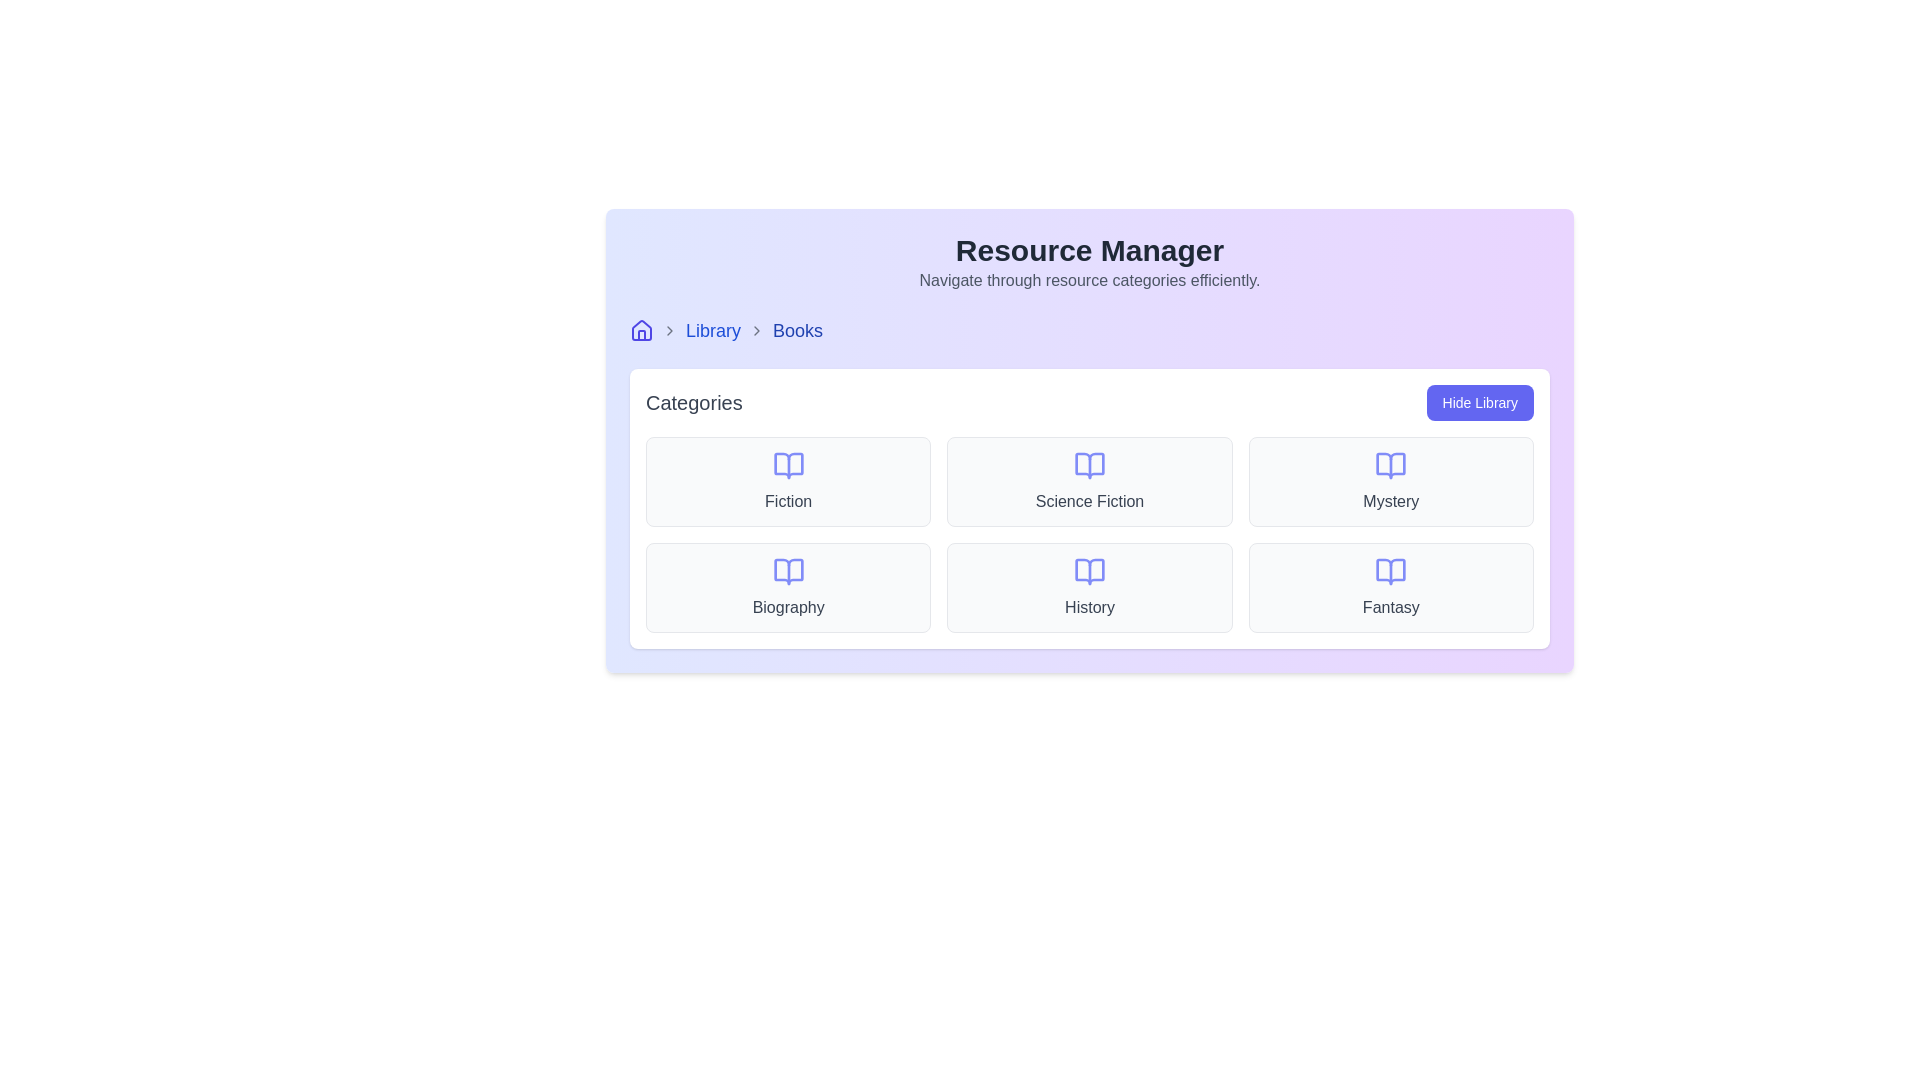 Image resolution: width=1920 pixels, height=1080 pixels. Describe the element at coordinates (787, 466) in the screenshot. I see `the 'Fiction' category icon located in the first row and first column of the grid layout` at that location.